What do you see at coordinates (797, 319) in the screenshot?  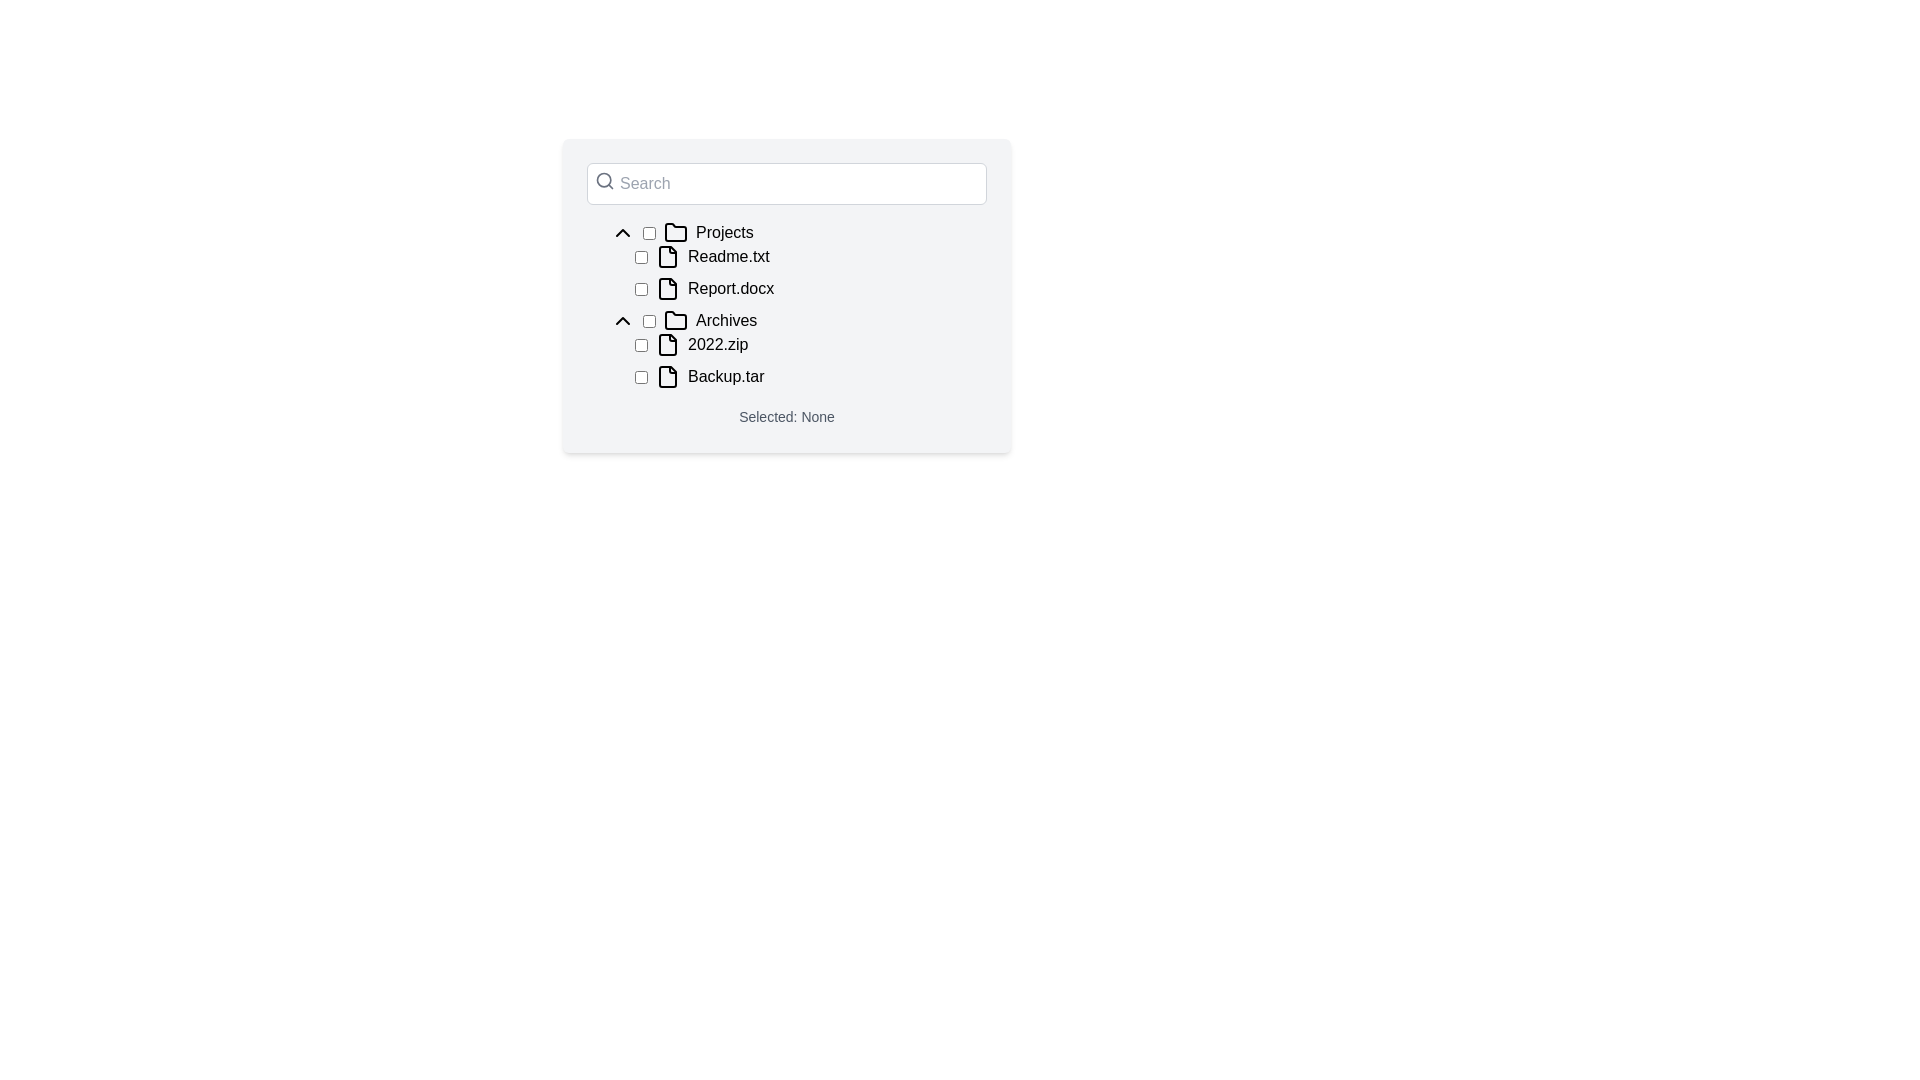 I see `the checkbox of the 'Archives' folder in the file hierarchy` at bounding box center [797, 319].